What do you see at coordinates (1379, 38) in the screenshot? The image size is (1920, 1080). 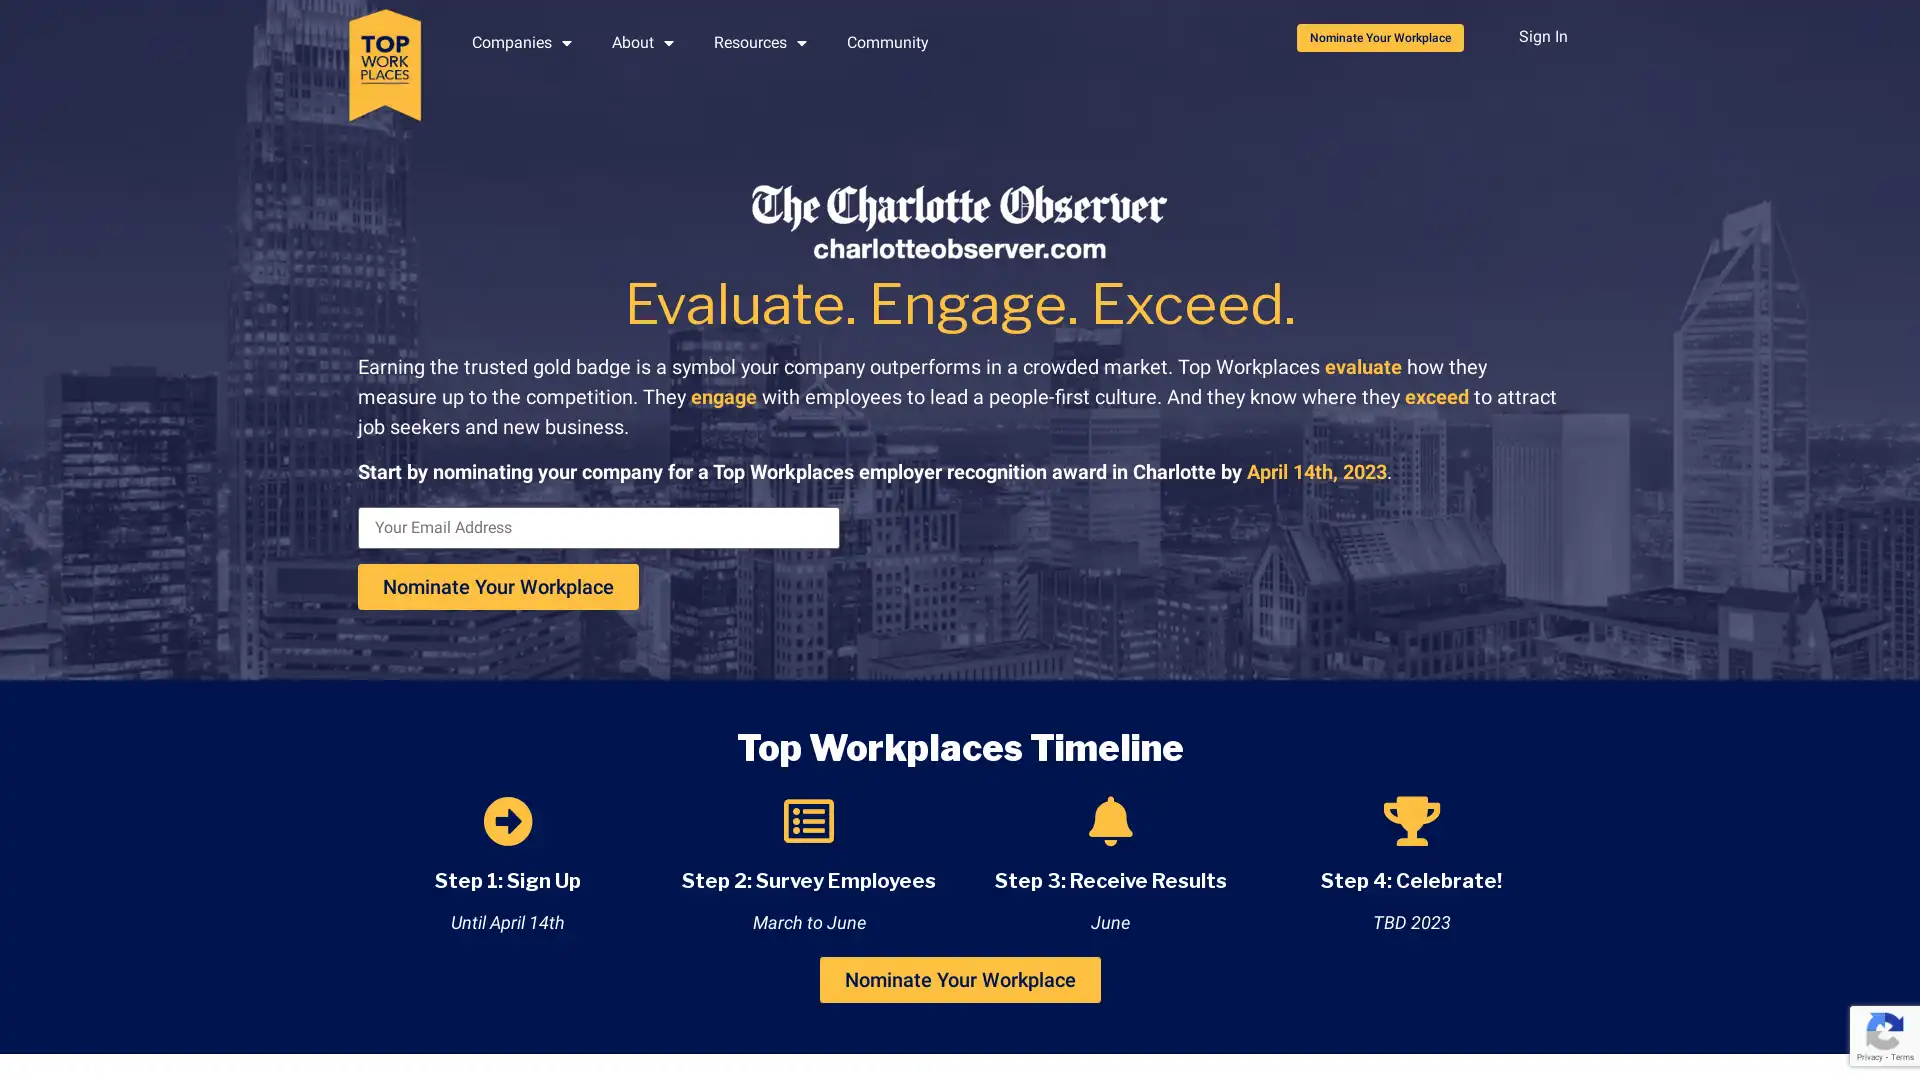 I see `Nominate Your Workplace` at bounding box center [1379, 38].